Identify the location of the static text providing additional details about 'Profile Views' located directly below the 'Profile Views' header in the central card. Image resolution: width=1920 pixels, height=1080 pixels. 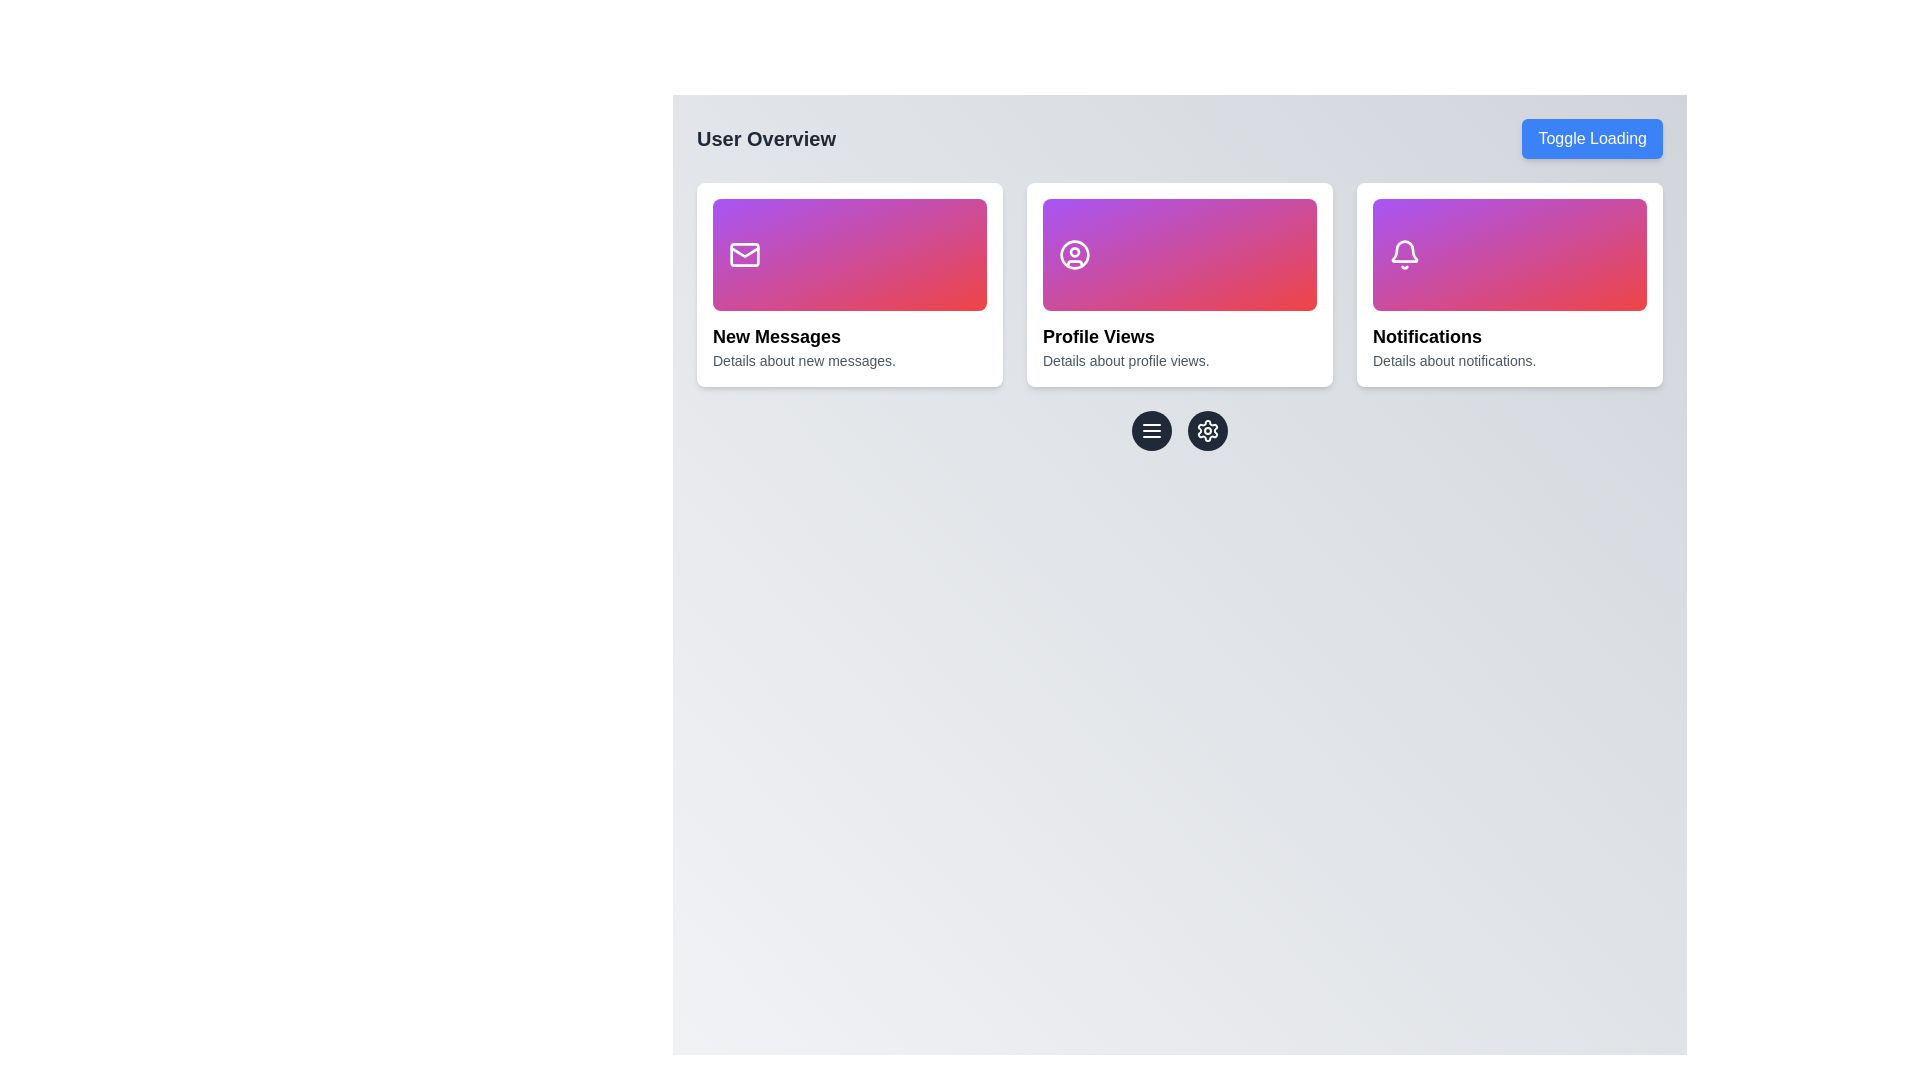
(1126, 361).